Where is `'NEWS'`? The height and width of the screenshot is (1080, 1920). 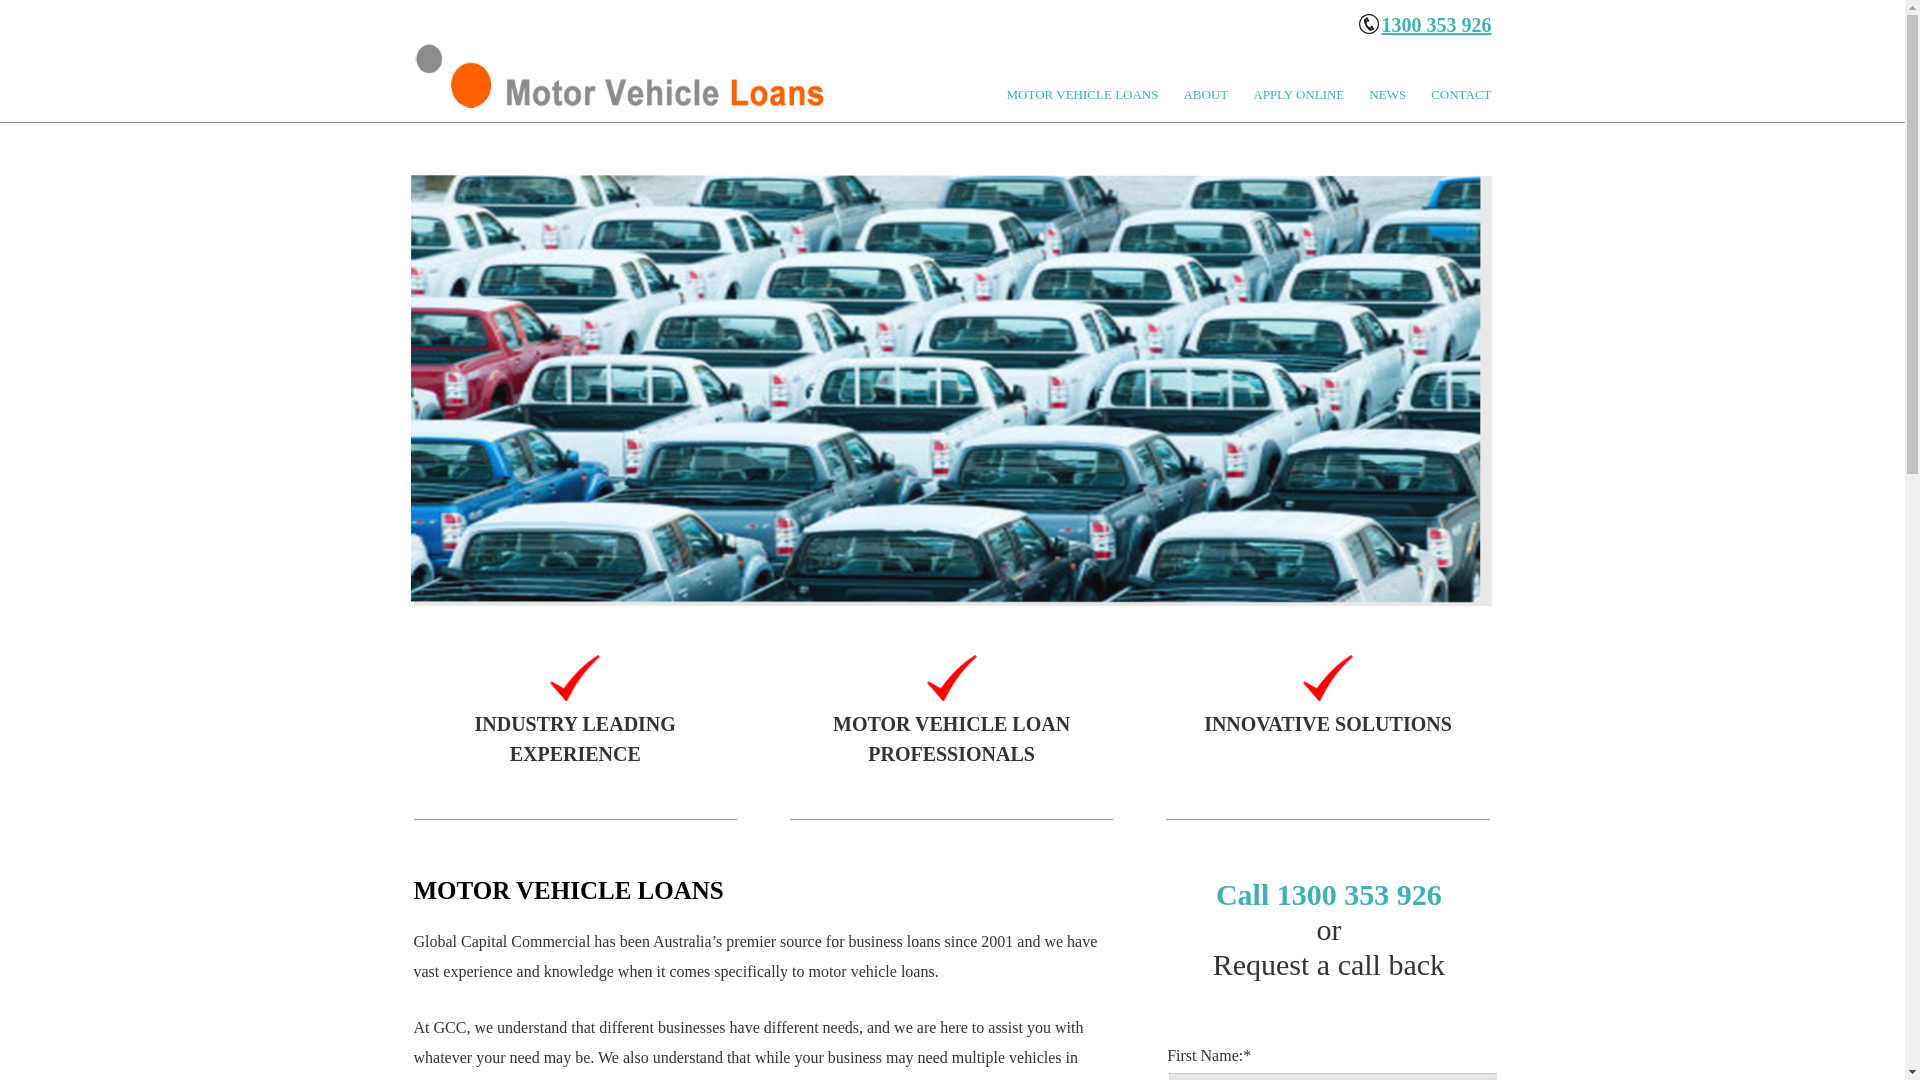 'NEWS' is located at coordinates (1367, 94).